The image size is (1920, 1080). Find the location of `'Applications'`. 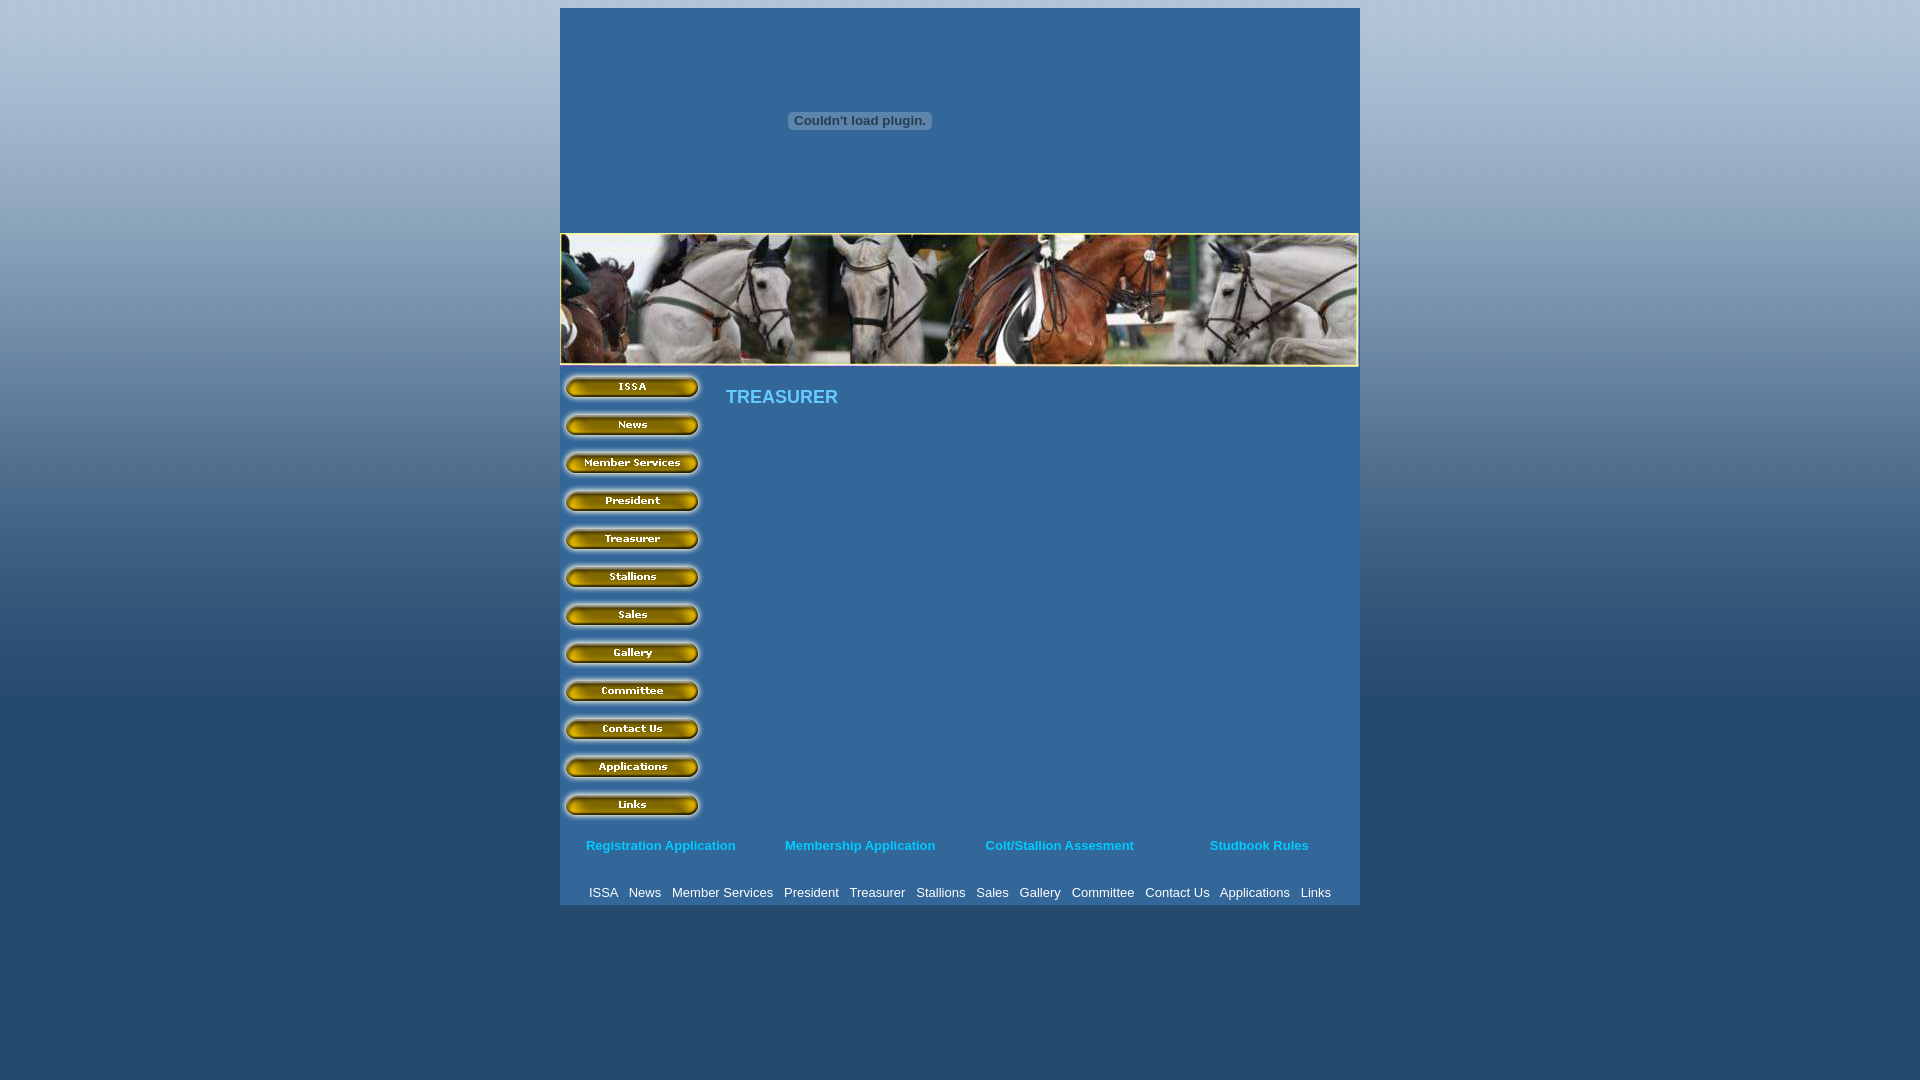

'Applications' is located at coordinates (560, 765).